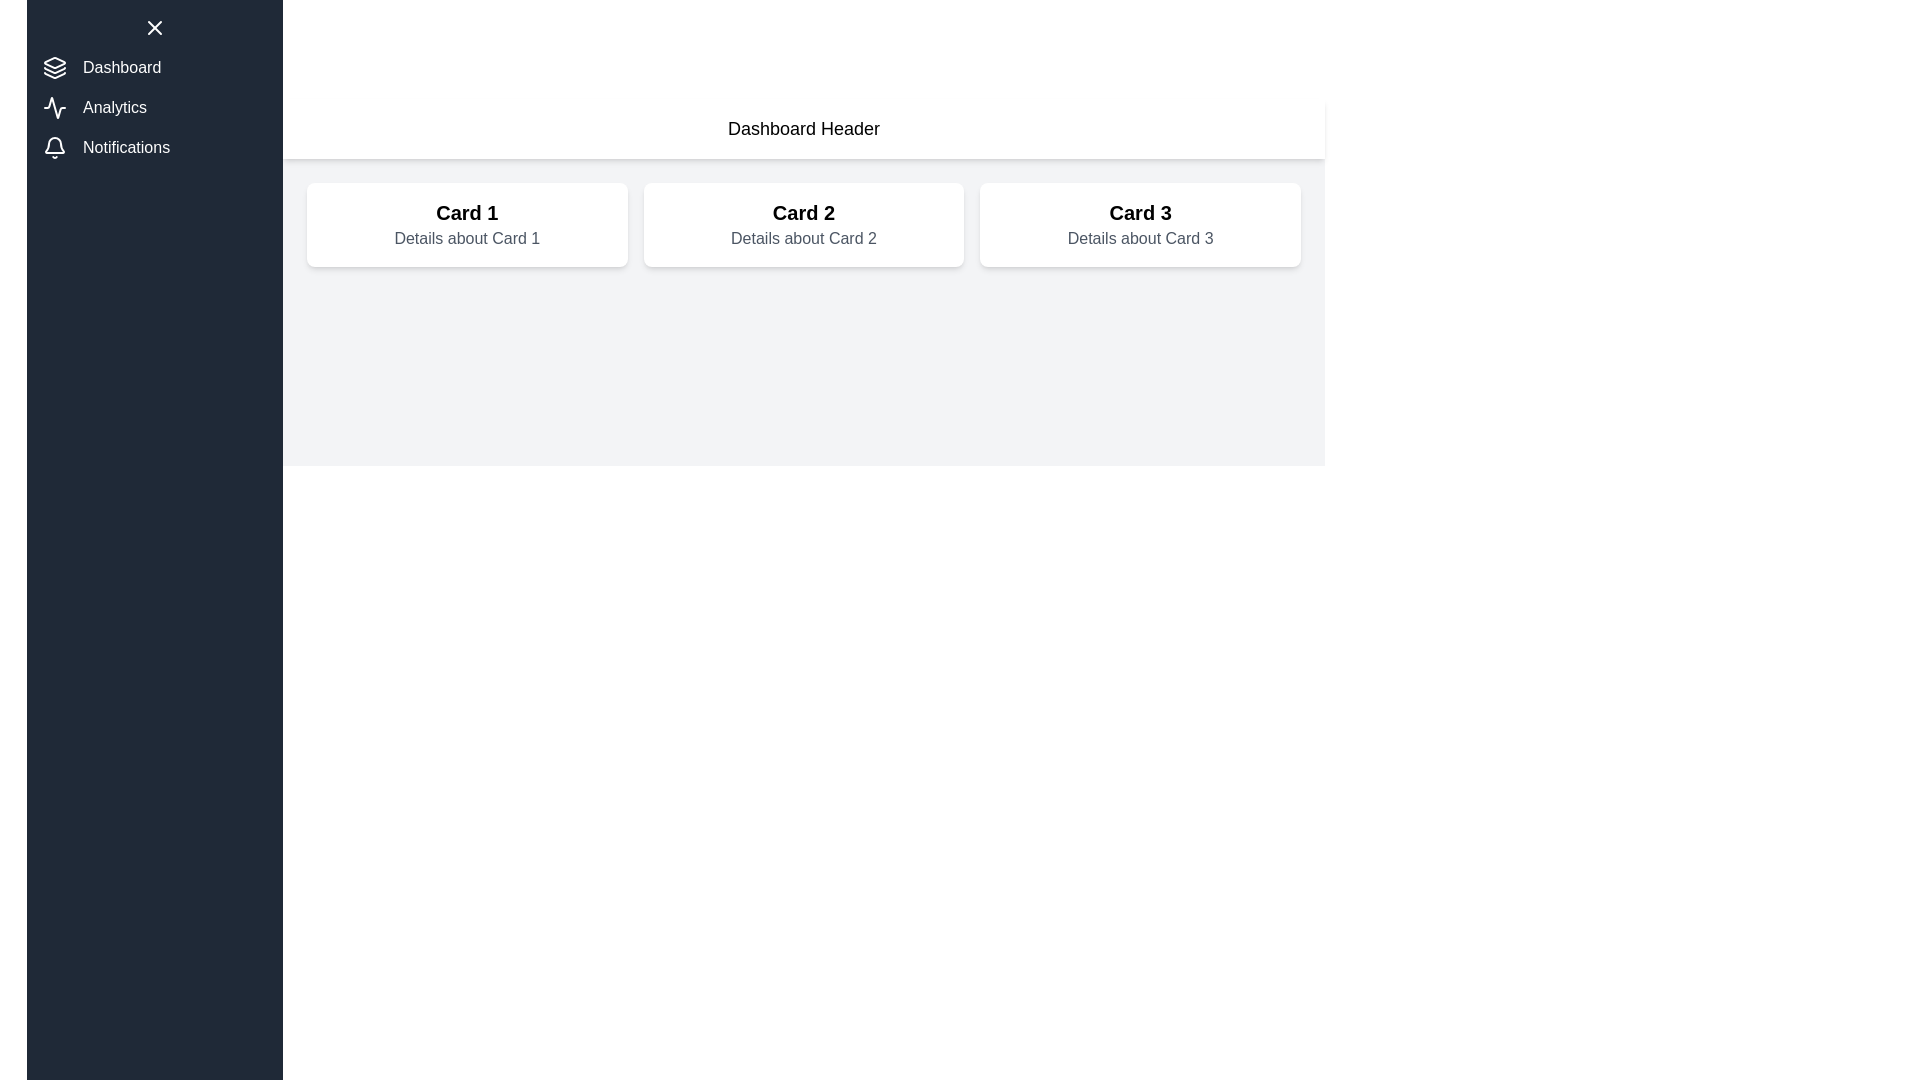 This screenshot has height=1080, width=1920. I want to click on the bell icon, so click(54, 144).